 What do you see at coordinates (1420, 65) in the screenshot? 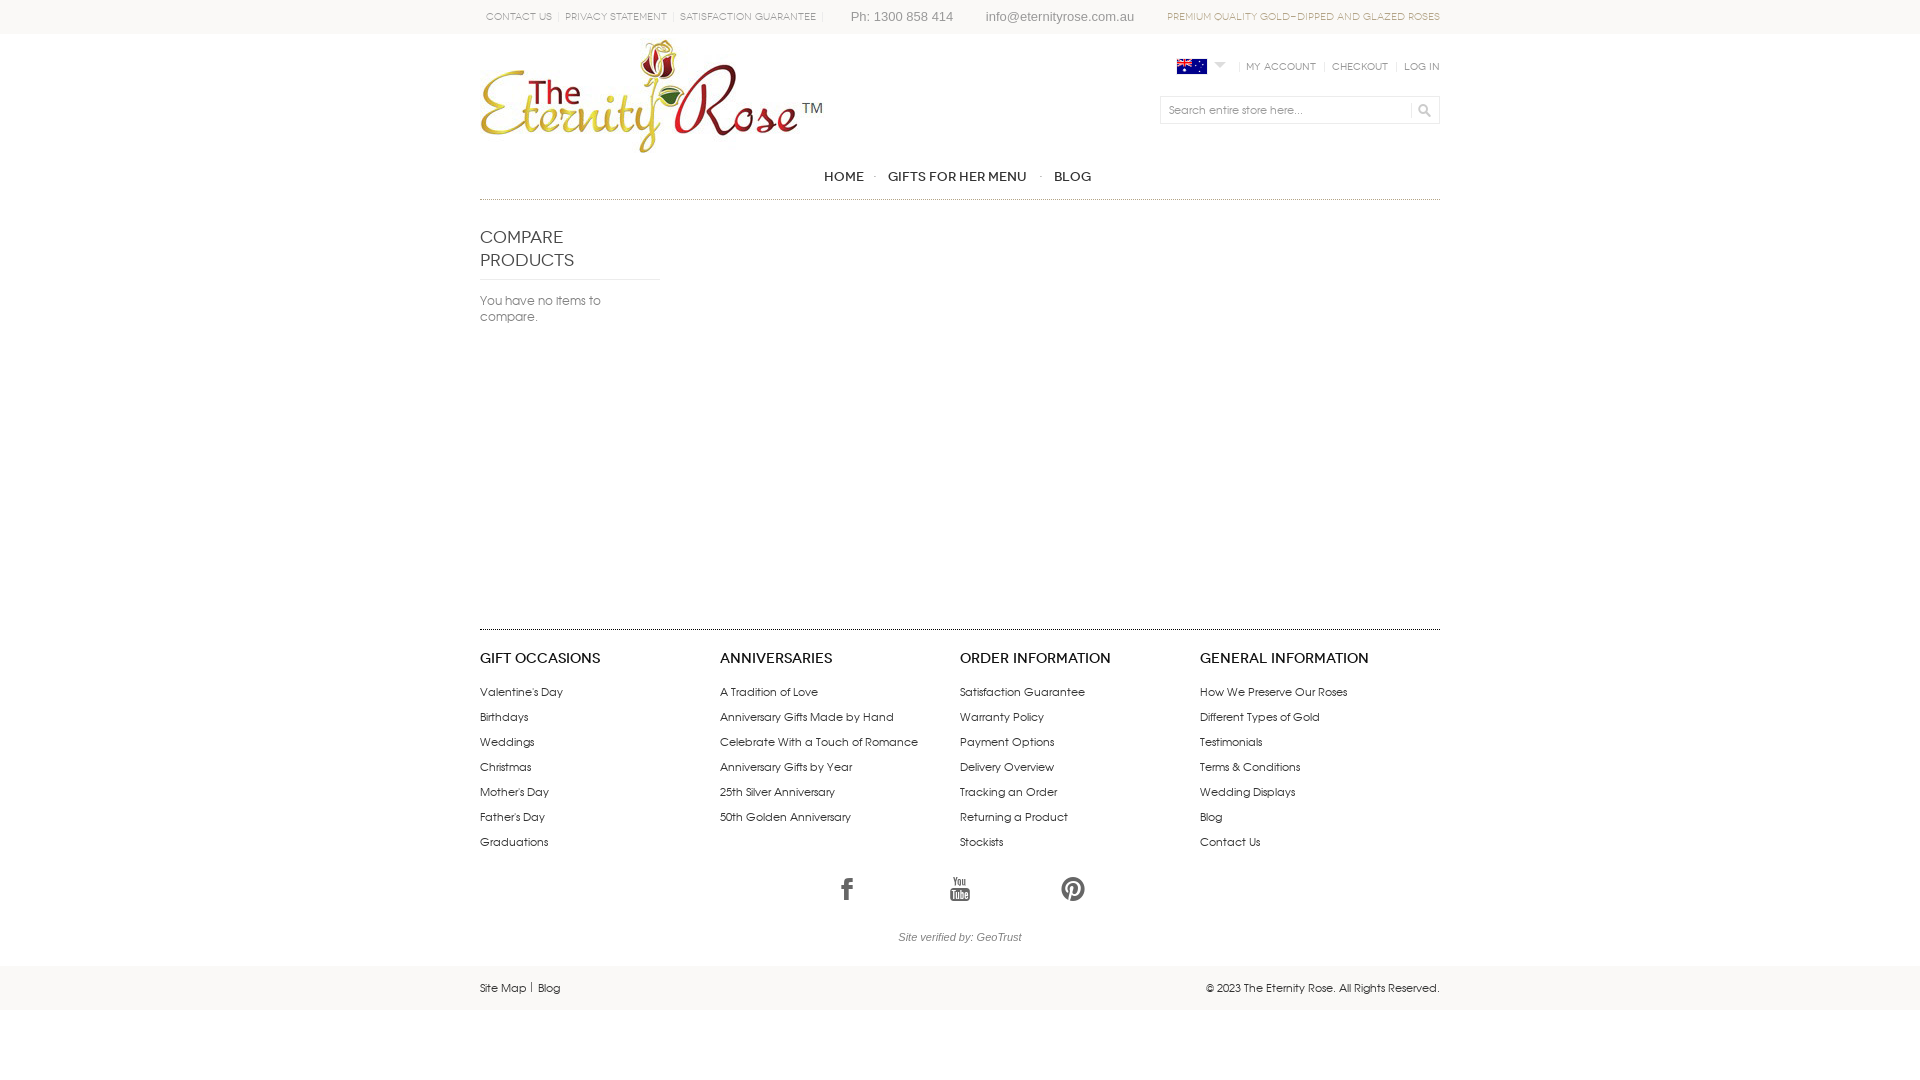
I see `'Log In'` at bounding box center [1420, 65].